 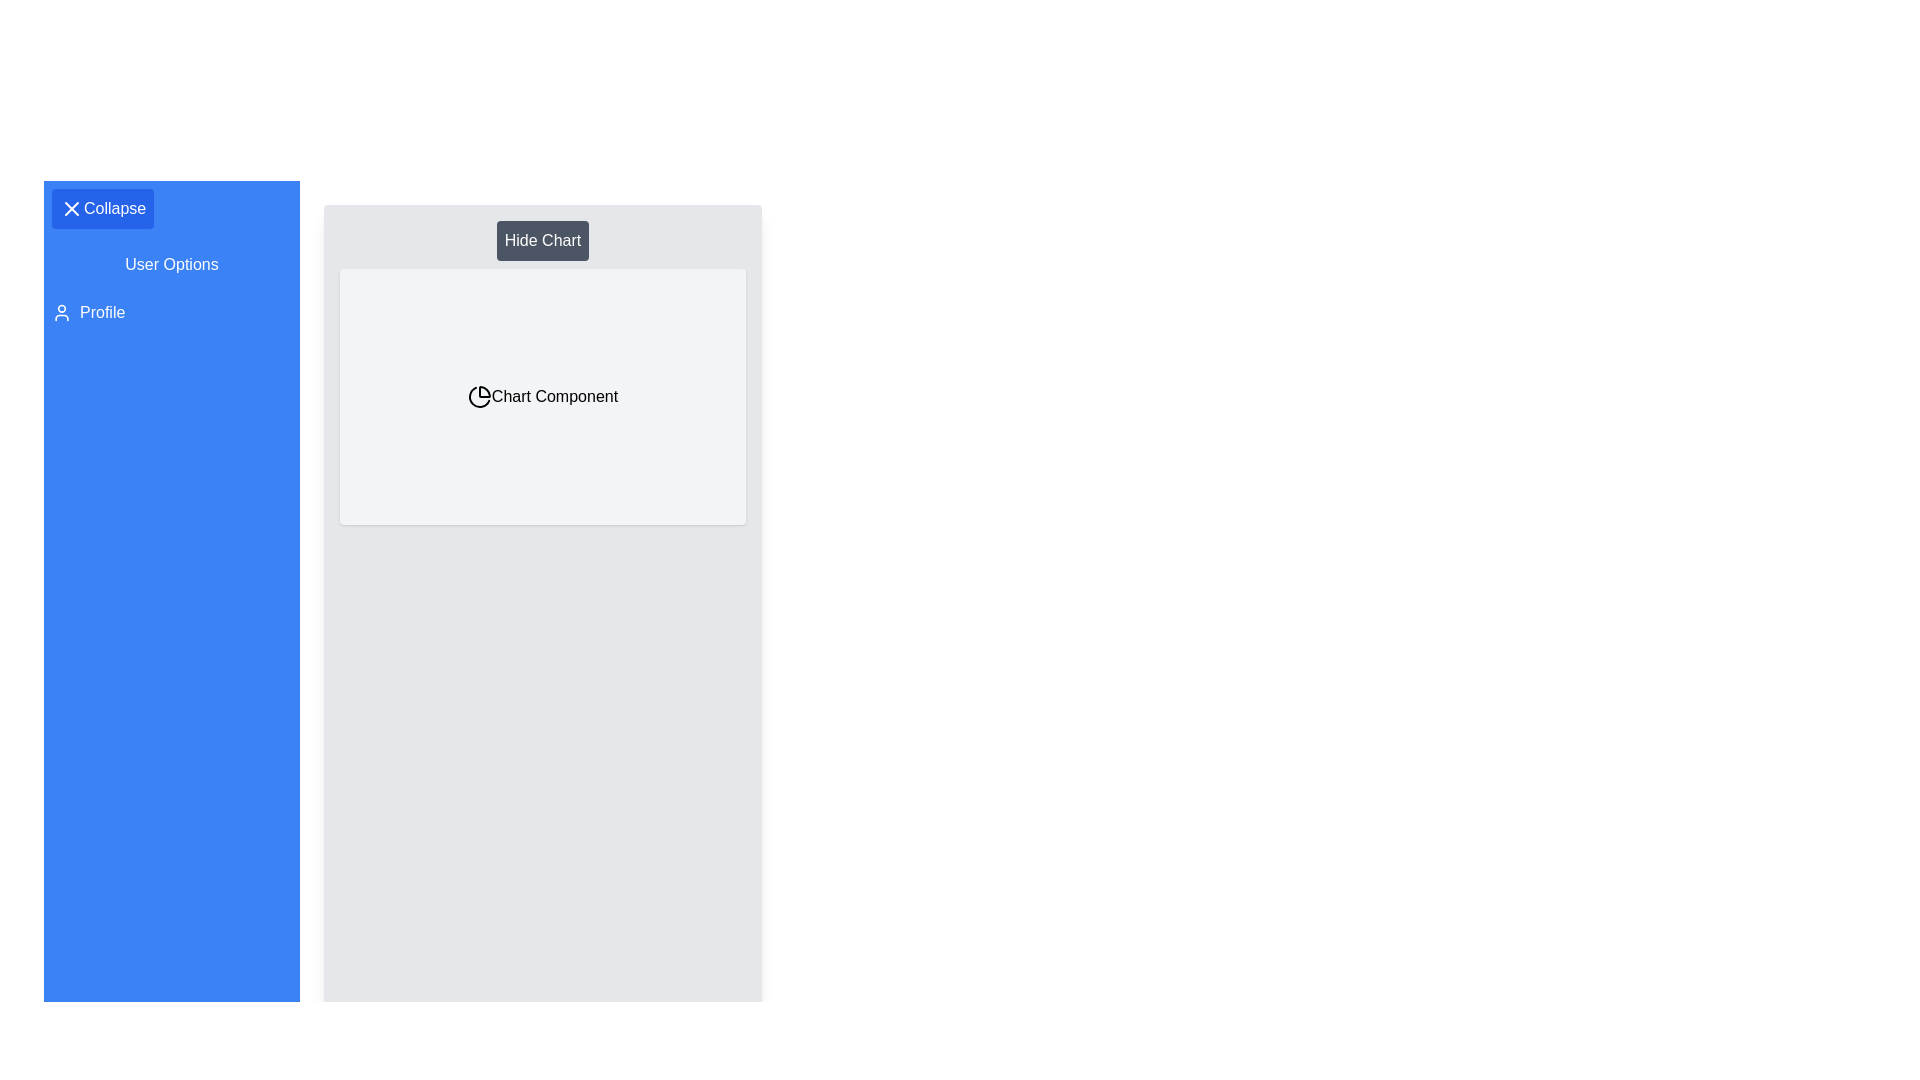 I want to click on the 'X' icon within the 'Collapse' button, so click(x=72, y=208).